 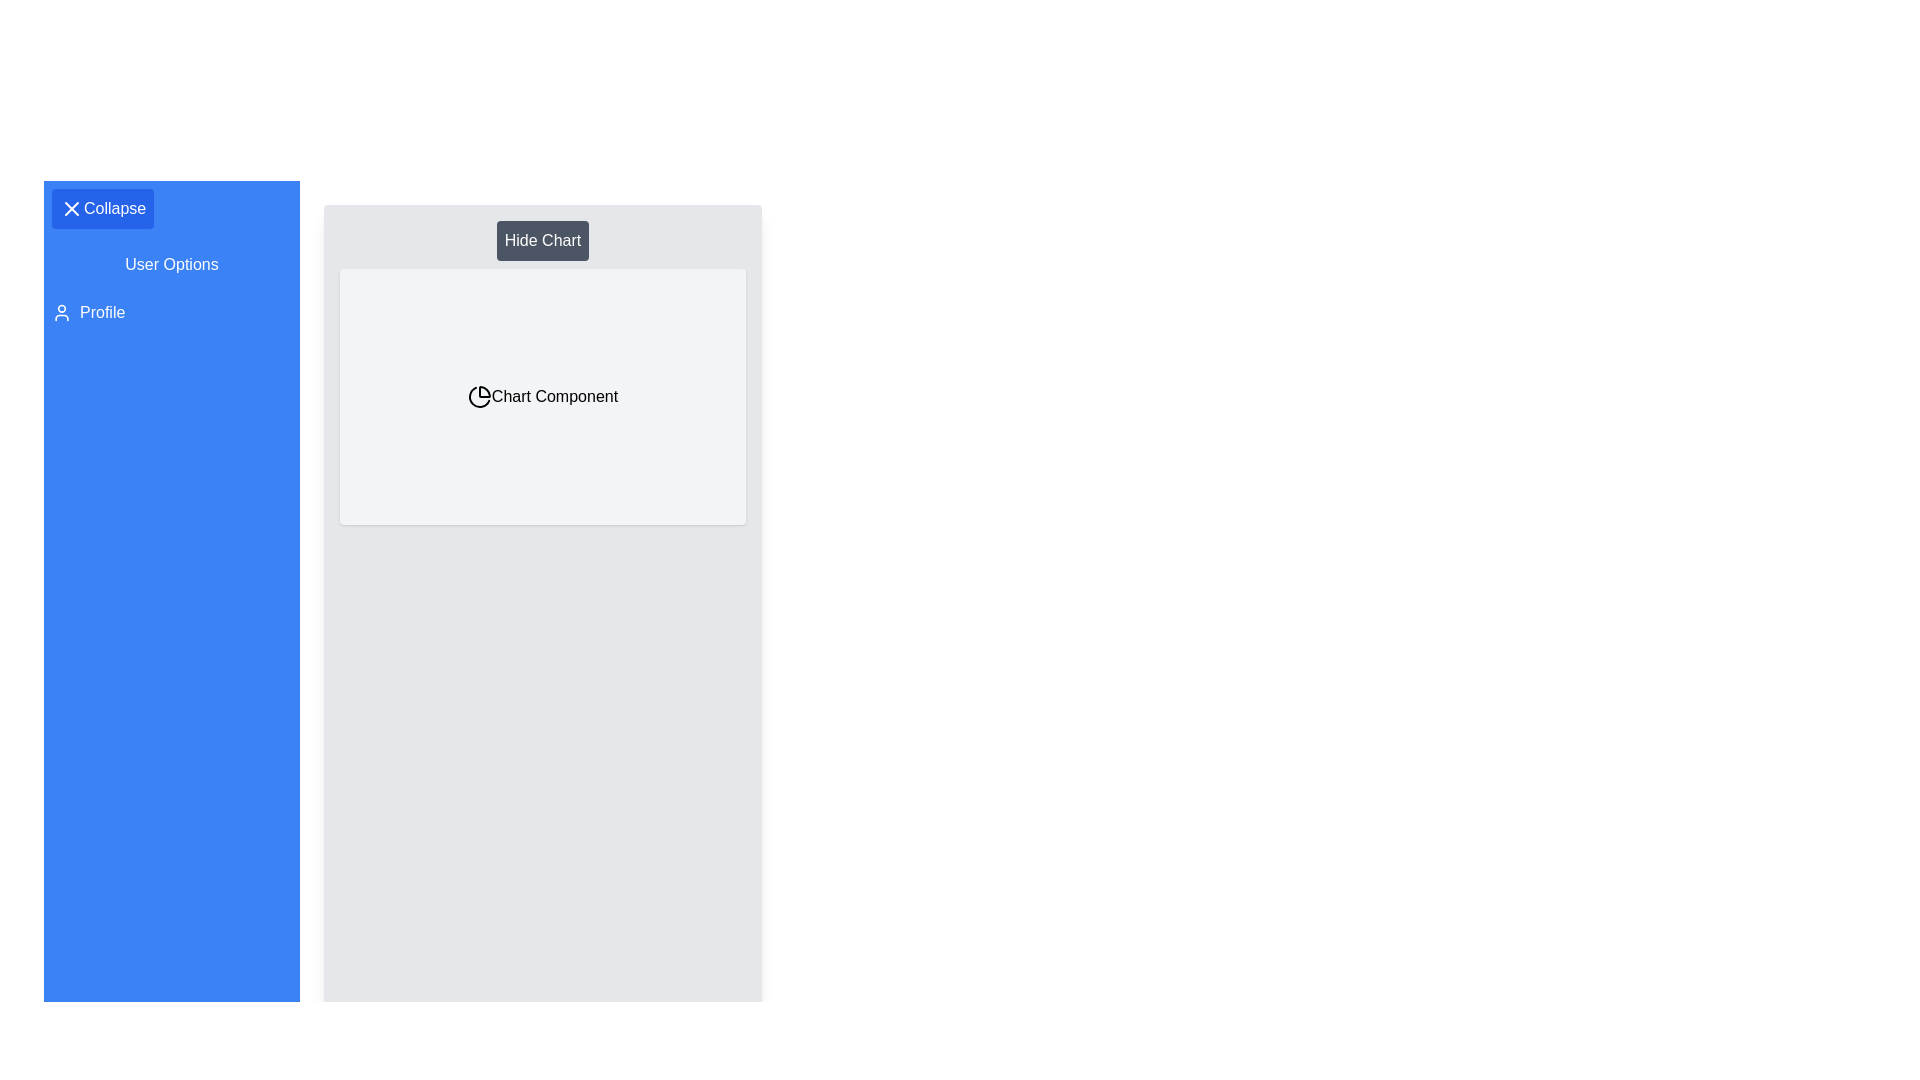 I want to click on the 'X' icon within the 'Collapse' button, so click(x=72, y=208).